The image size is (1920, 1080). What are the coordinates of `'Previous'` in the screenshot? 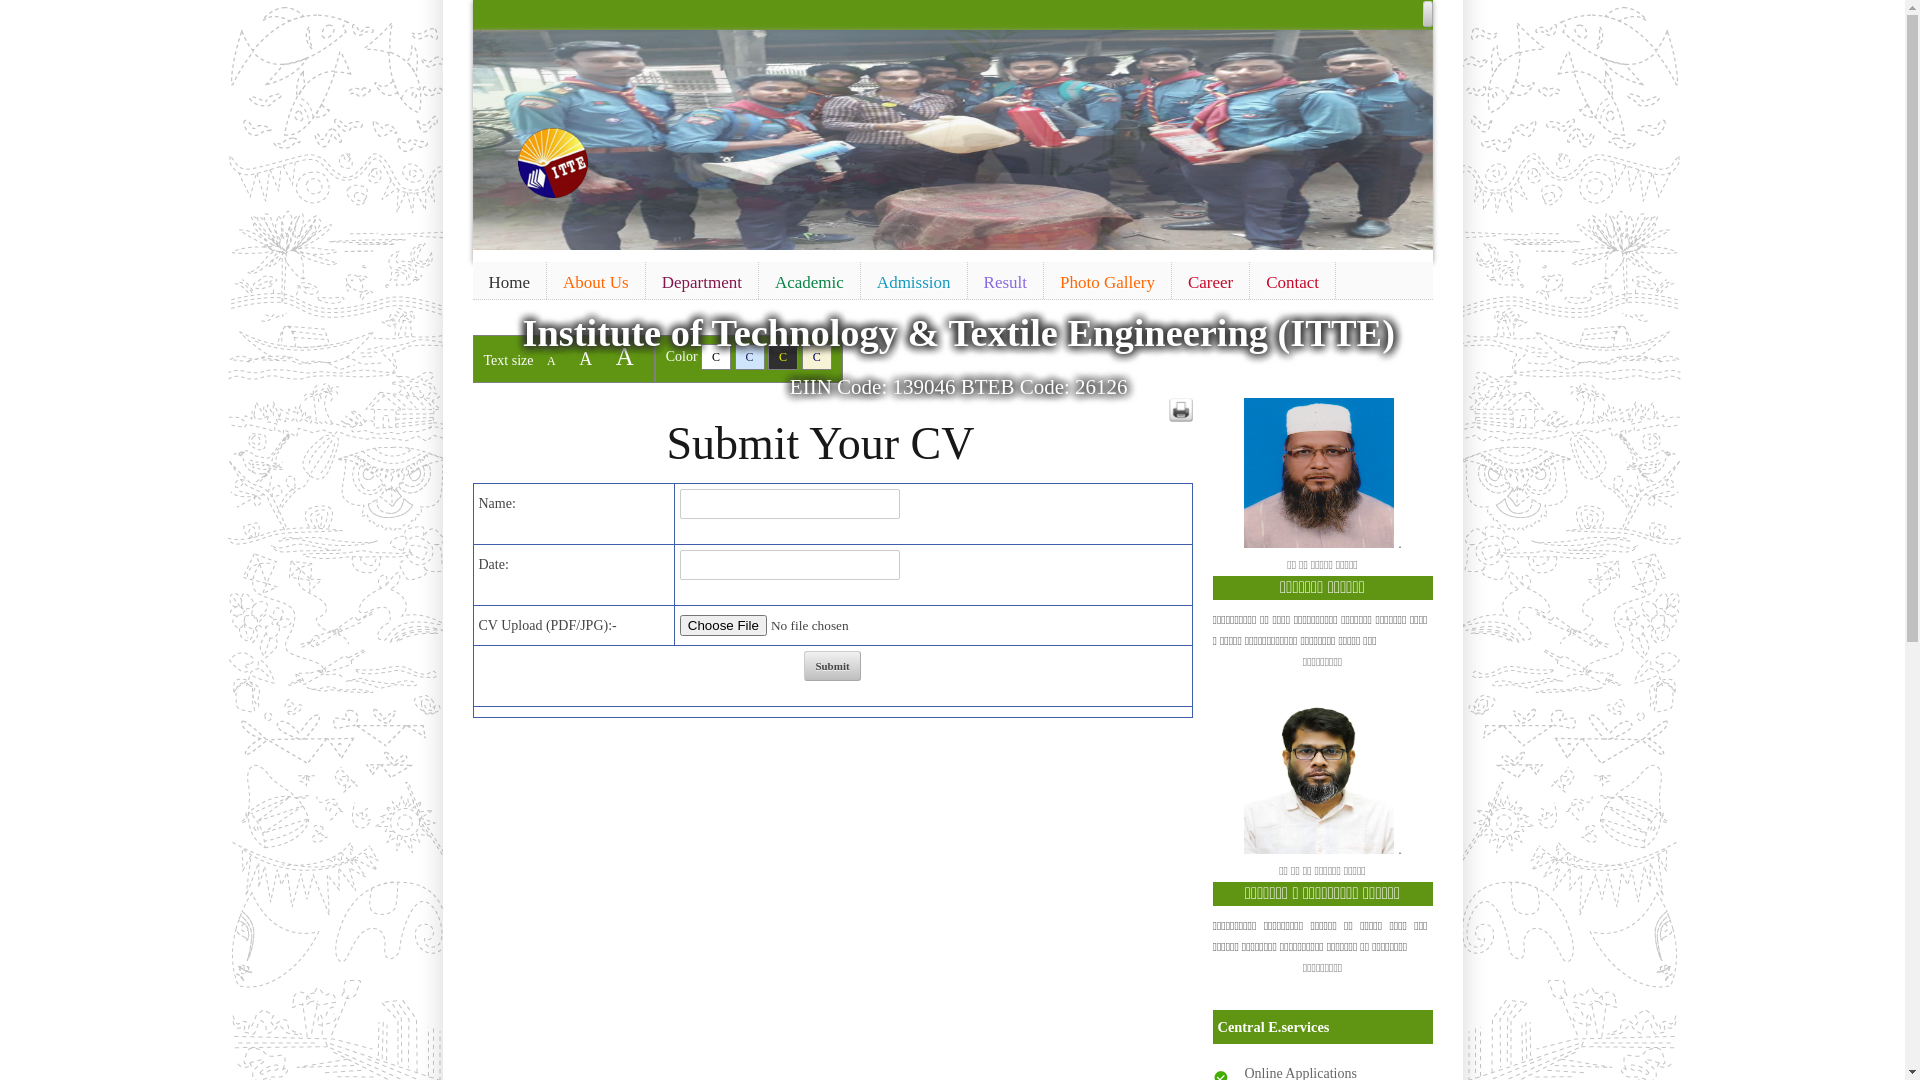 It's located at (490, 135).